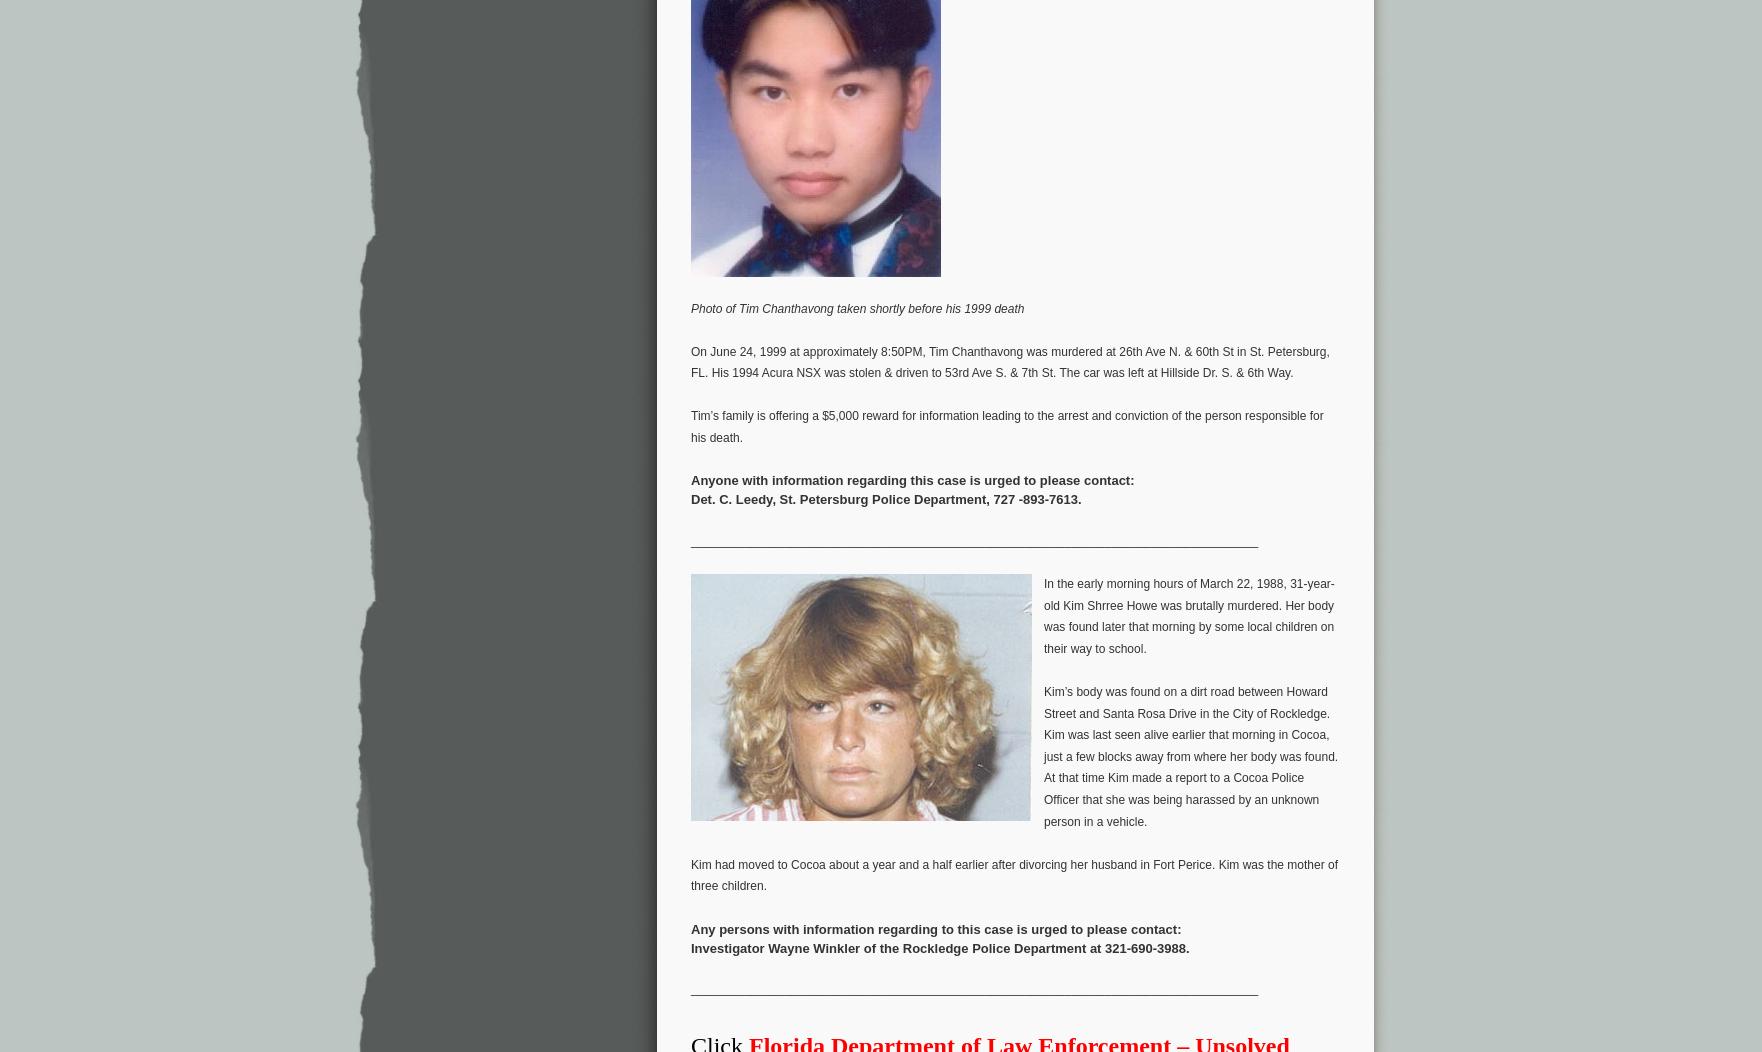 This screenshot has height=1052, width=1762. Describe the element at coordinates (690, 927) in the screenshot. I see `'Any persons with information regarding to this case is urged to please contact:'` at that location.